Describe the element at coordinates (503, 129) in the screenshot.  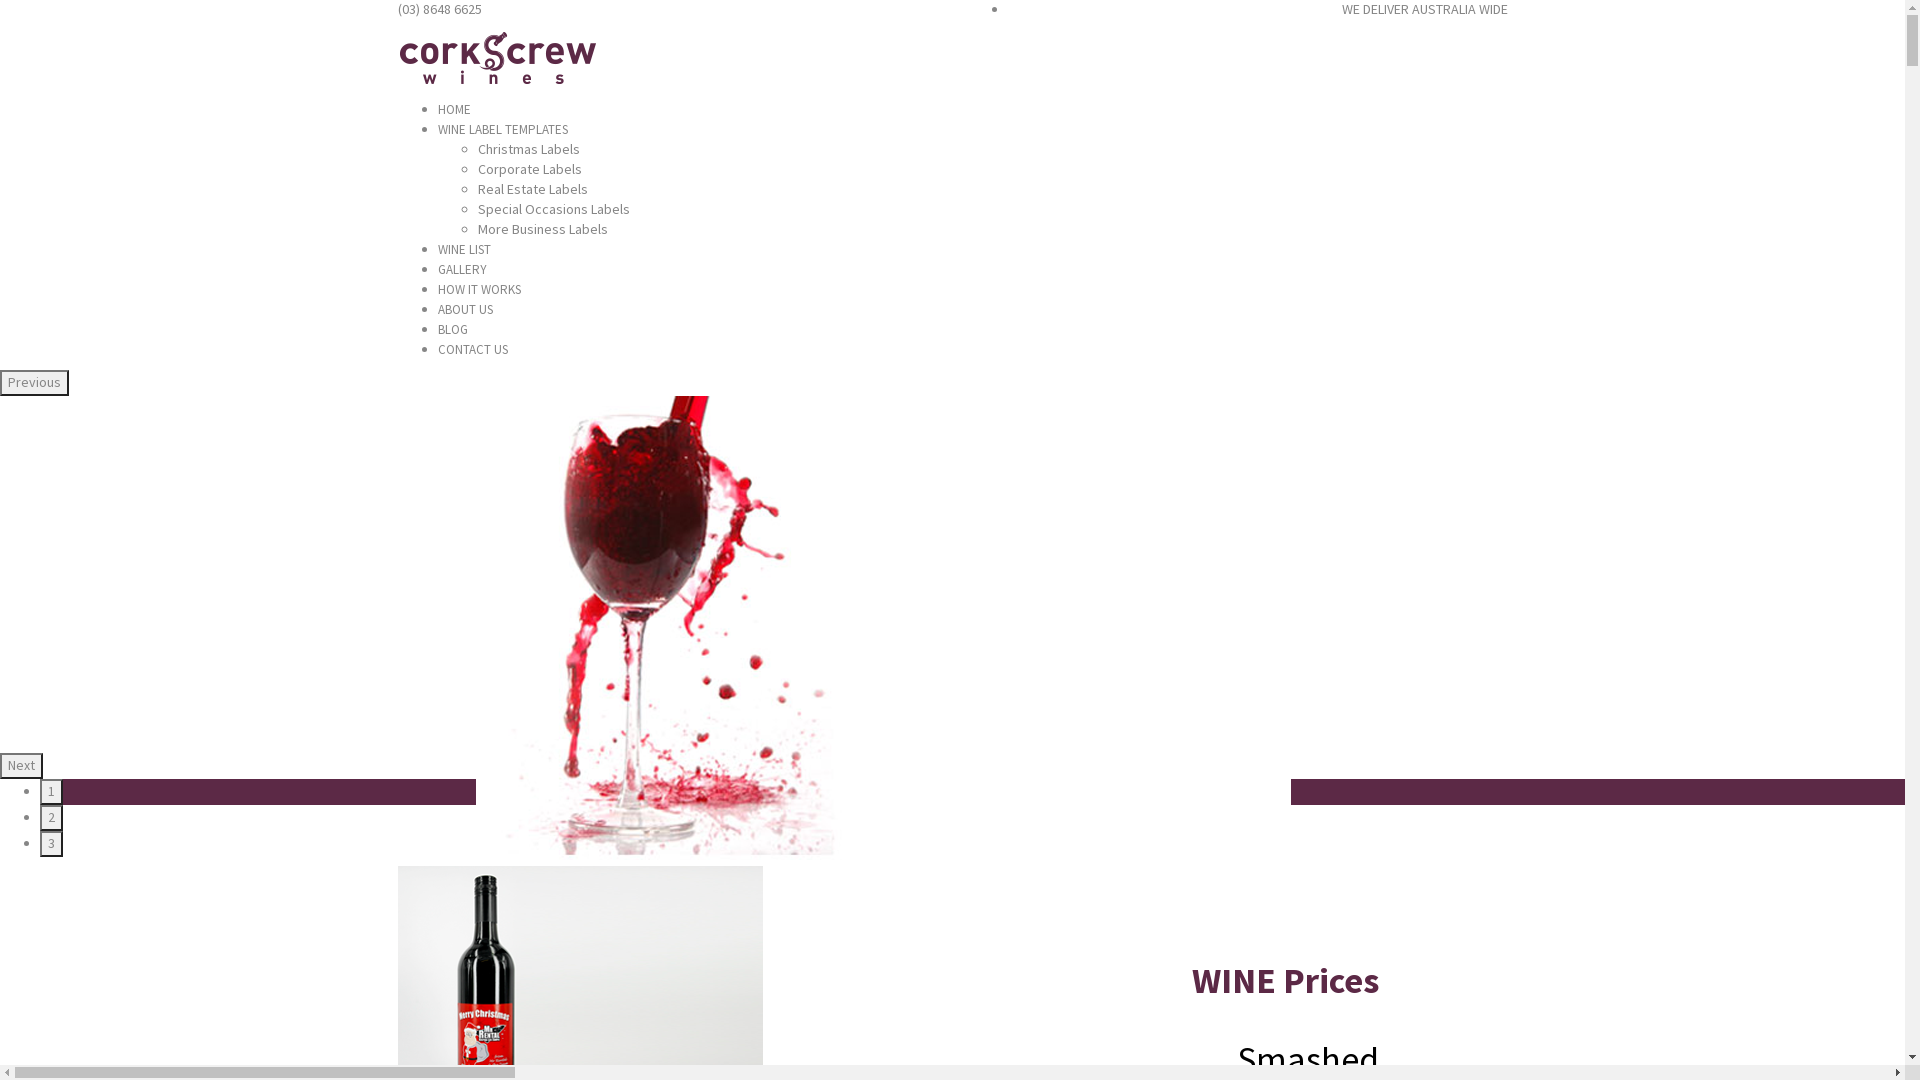
I see `'WINE LABEL TEMPLATES'` at that location.